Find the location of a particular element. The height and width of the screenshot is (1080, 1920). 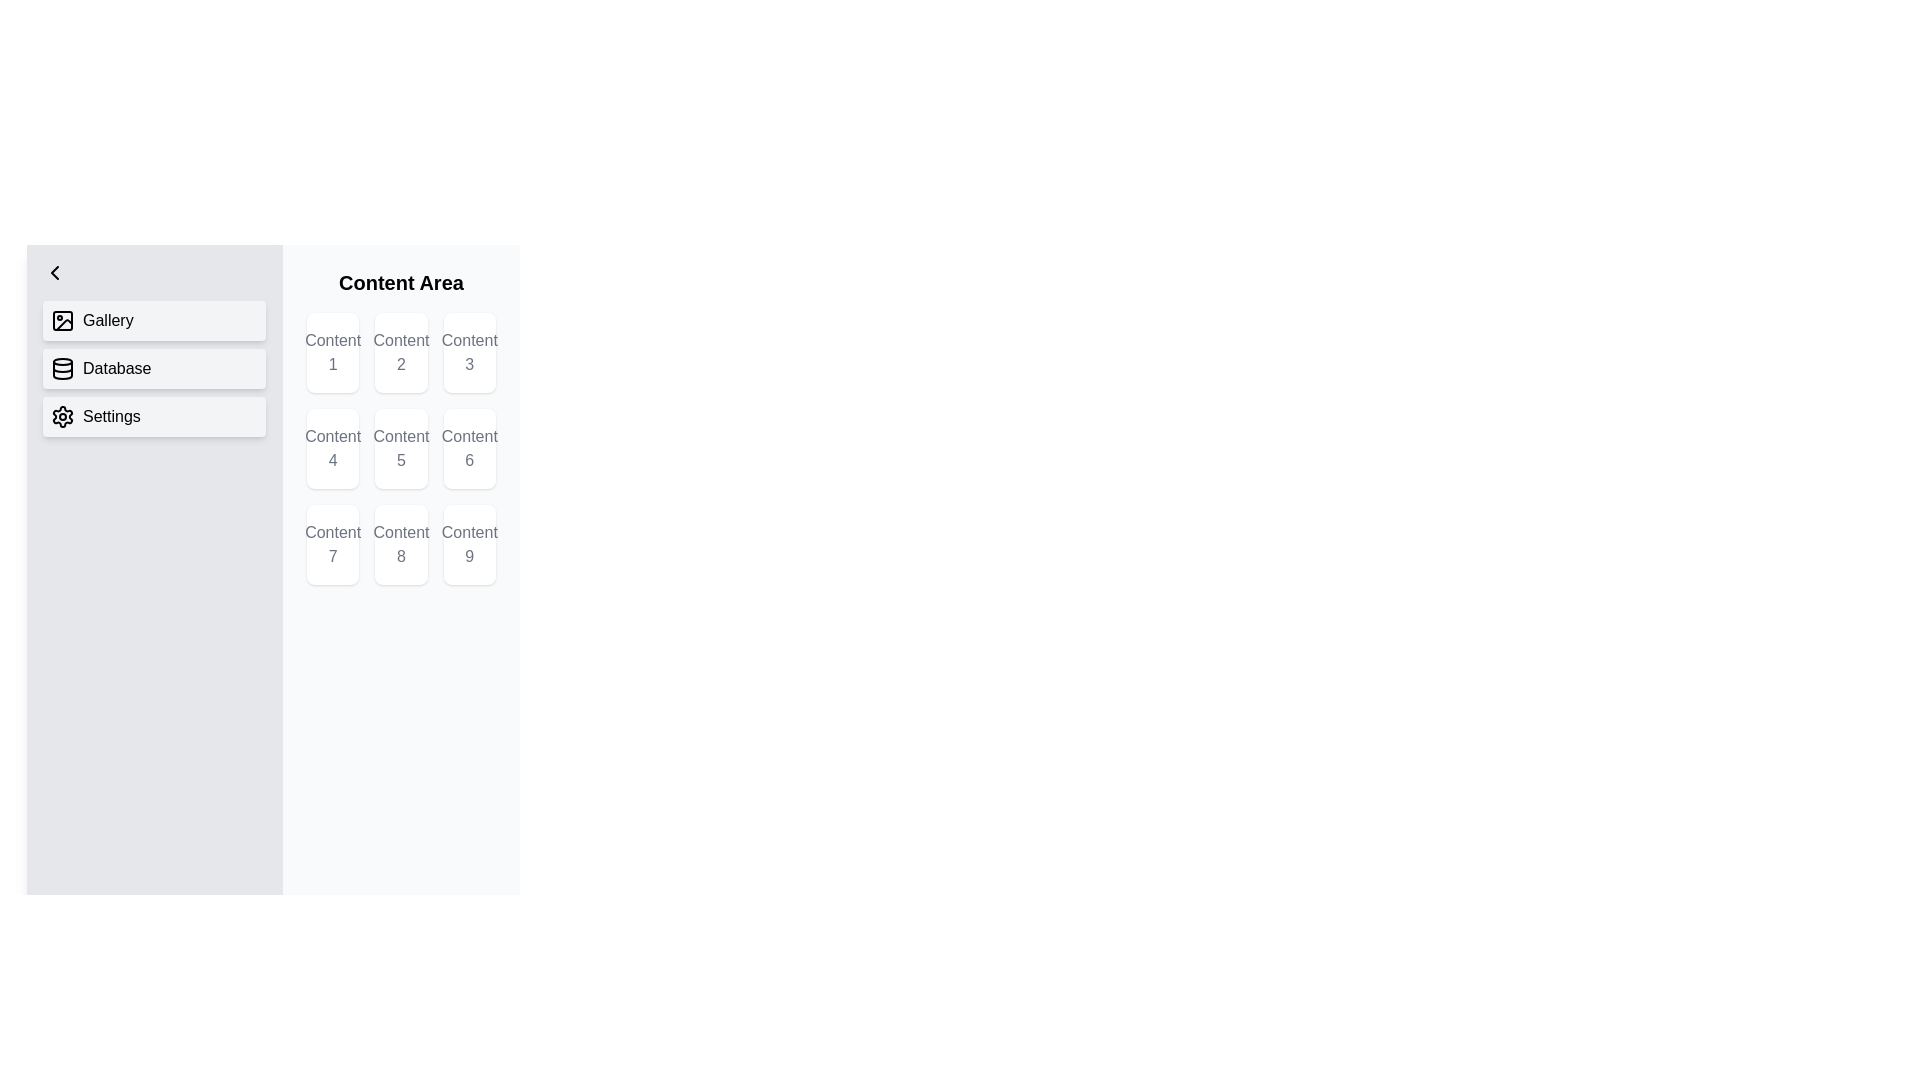

the navigational button for the 'Content 5' section, located in the middle of the second row of a 3x3 grid layout is located at coordinates (400, 447).